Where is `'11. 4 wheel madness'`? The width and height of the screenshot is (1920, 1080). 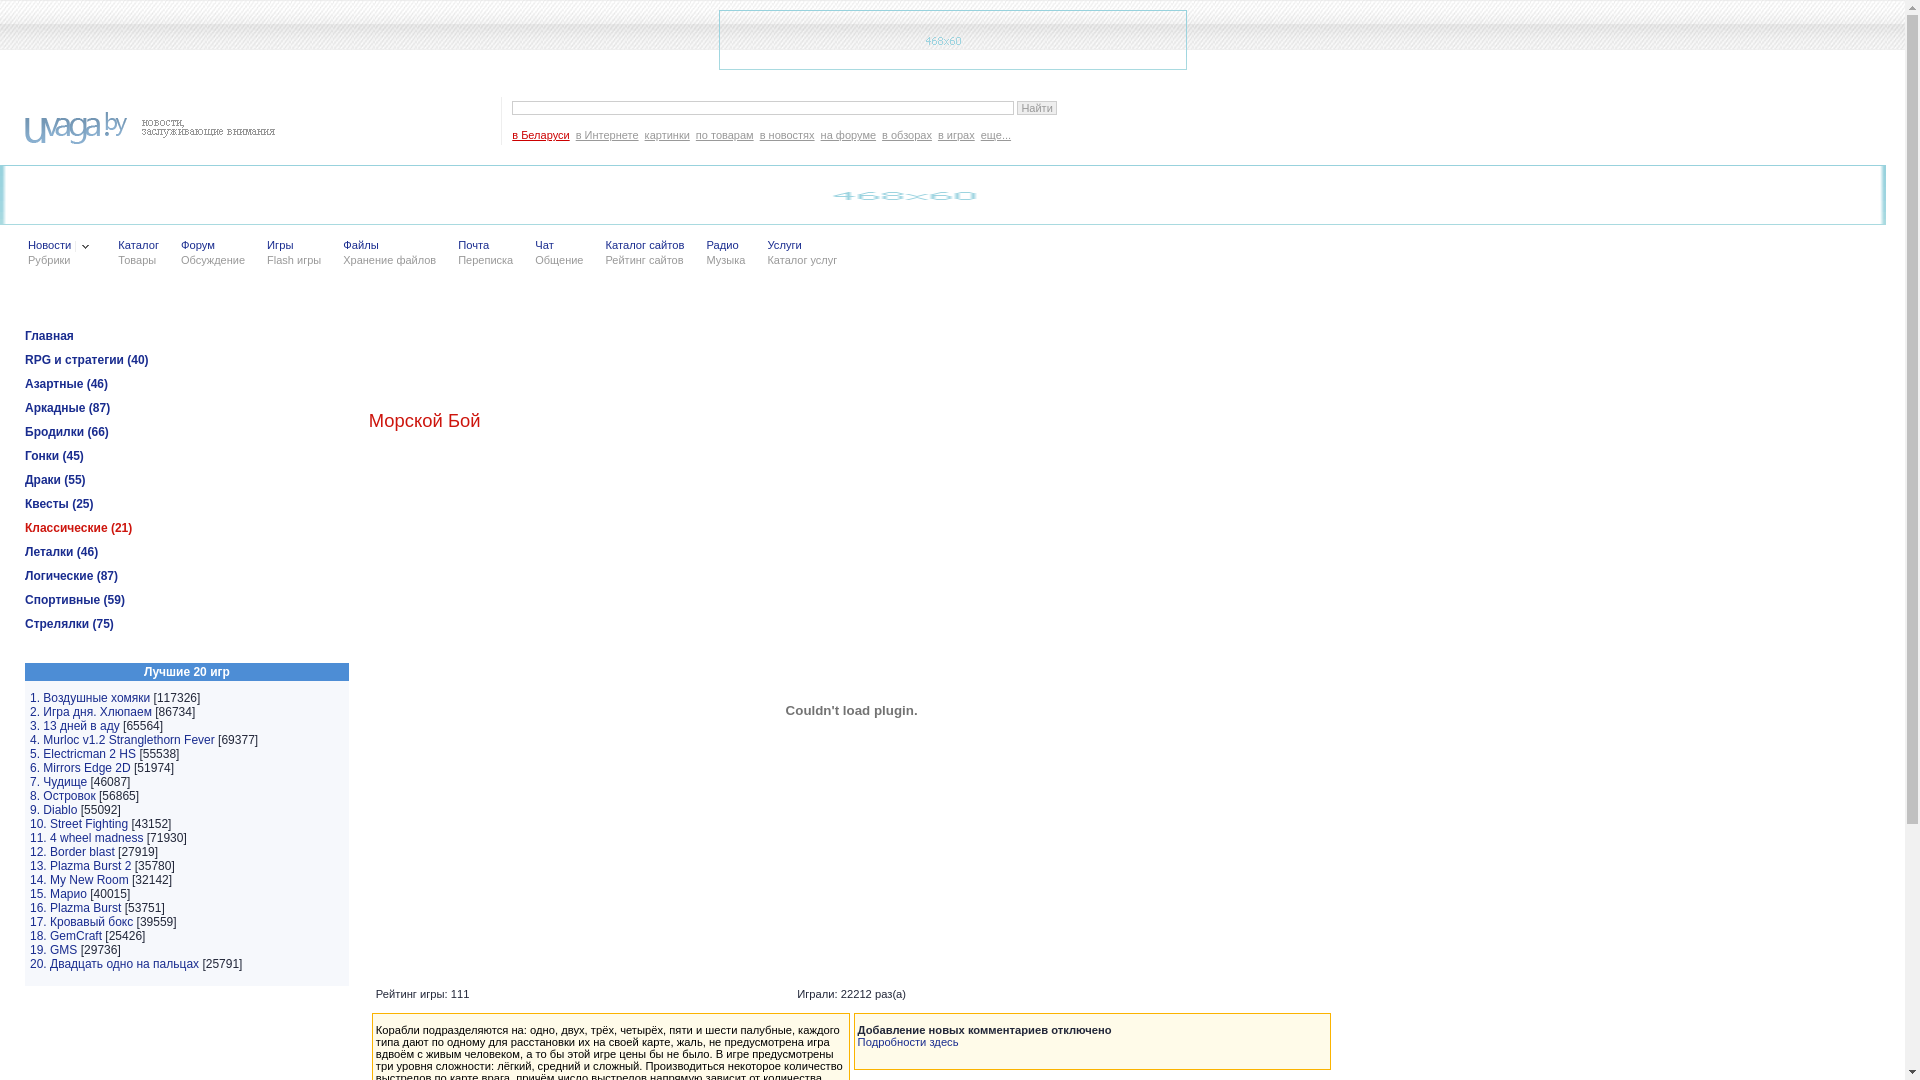
'11. 4 wheel madness' is located at coordinates (85, 837).